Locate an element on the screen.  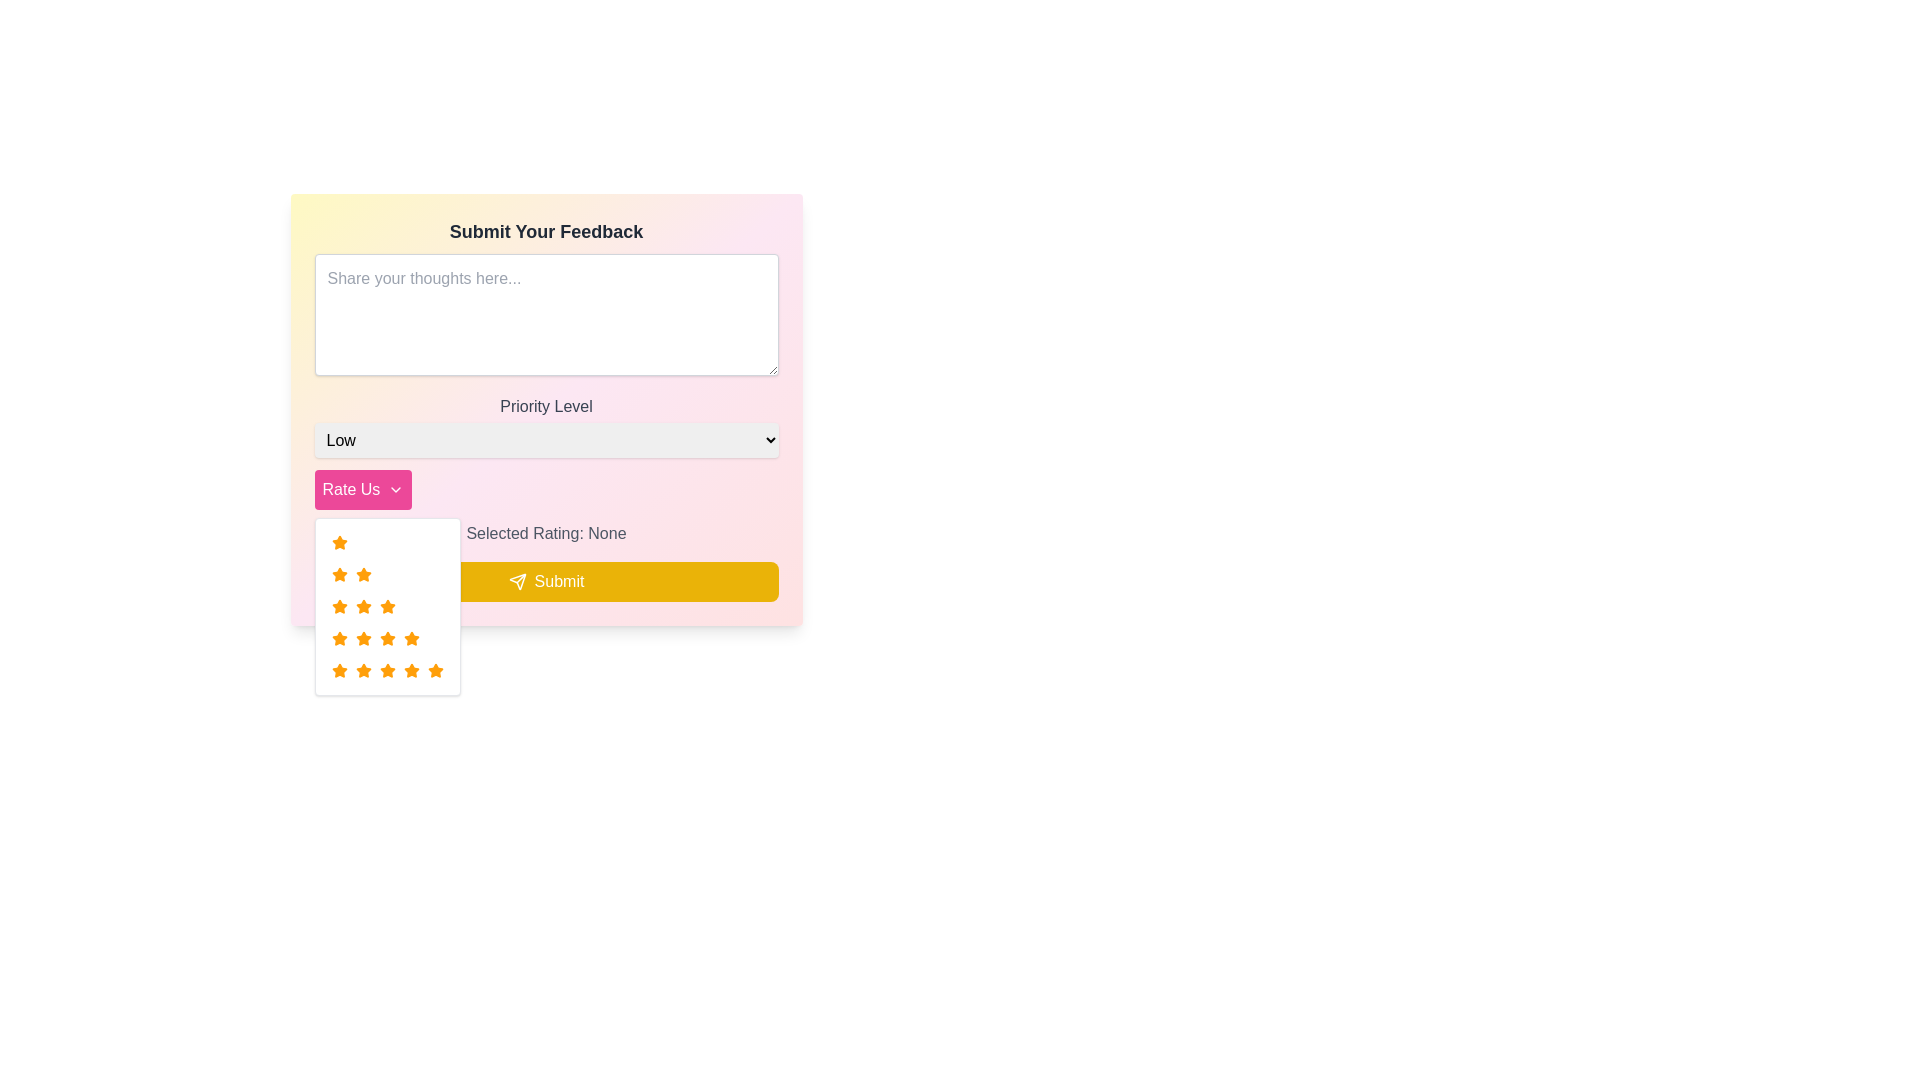
the fourth star in the rating row within the dropdown rating menu that allows users to select a four-star rating is located at coordinates (387, 639).